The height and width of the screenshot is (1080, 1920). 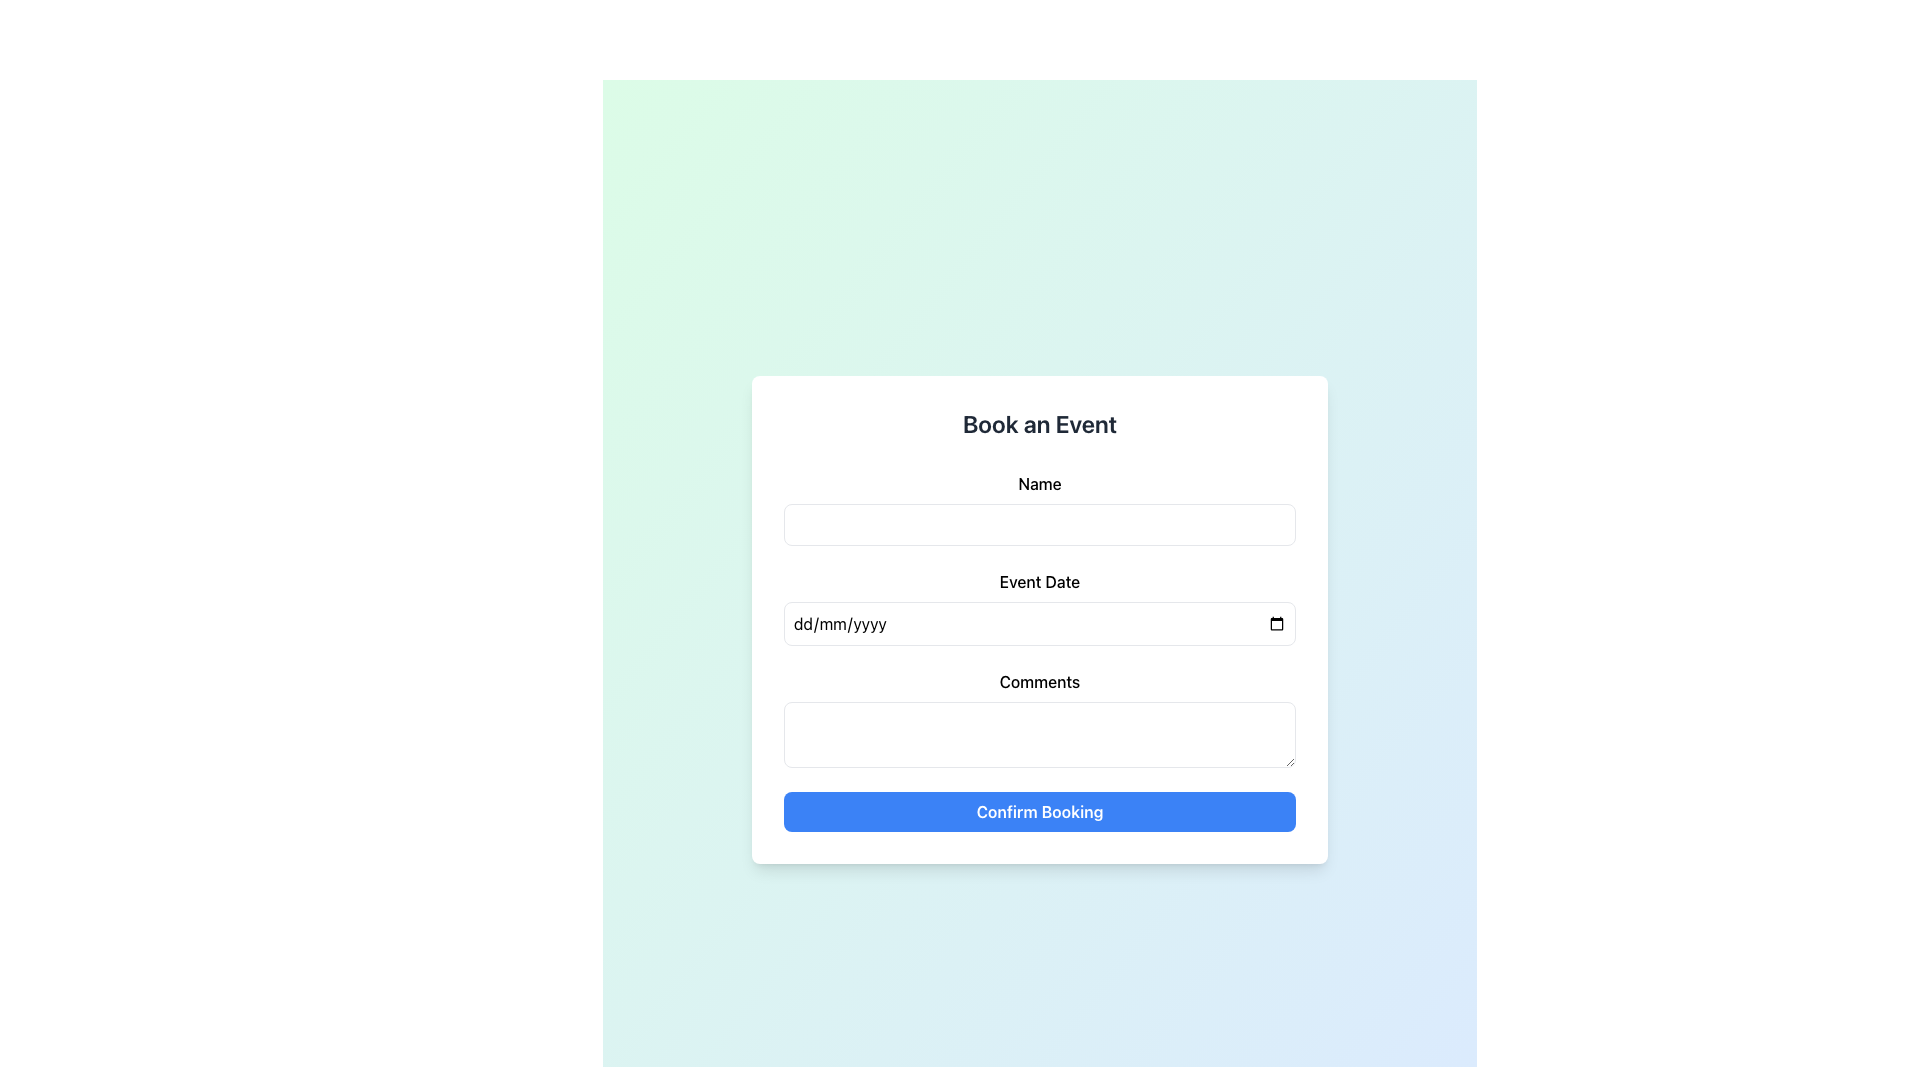 I want to click on the text input field labeled 'Comments' by tabbing from the previous field, so click(x=1040, y=735).